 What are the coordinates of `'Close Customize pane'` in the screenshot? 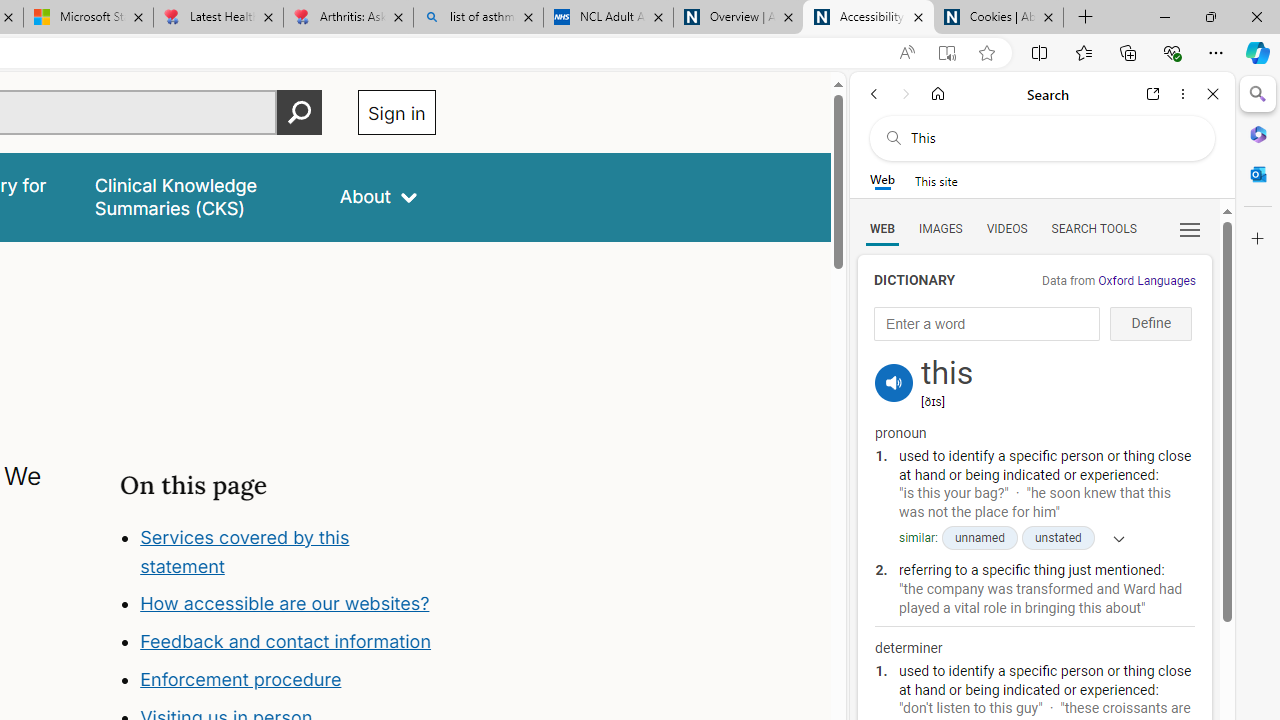 It's located at (1257, 238).